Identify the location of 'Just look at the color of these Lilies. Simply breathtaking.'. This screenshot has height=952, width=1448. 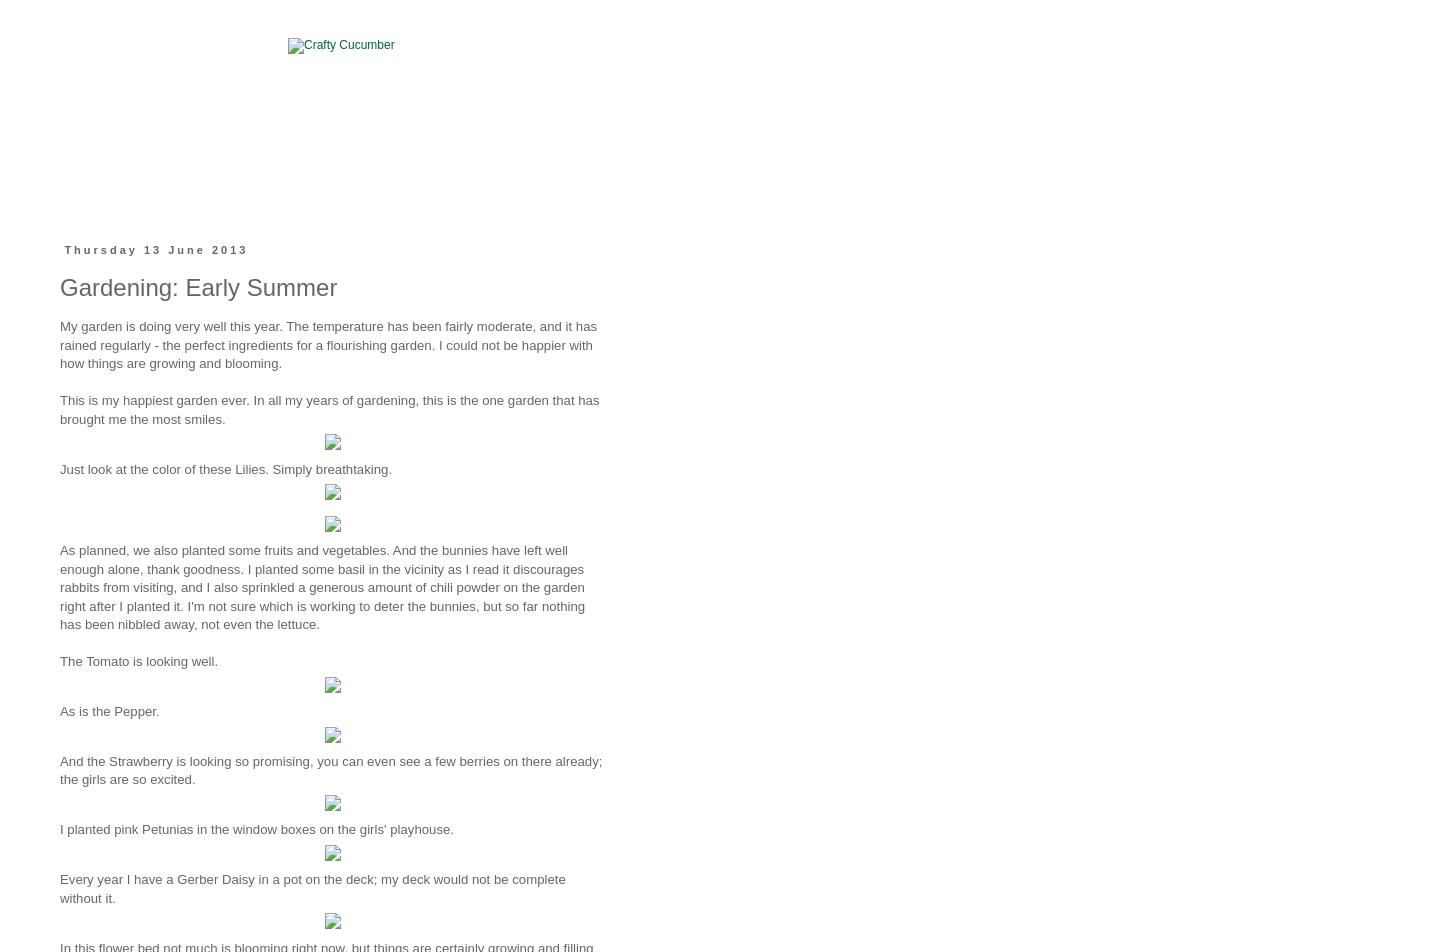
(59, 468).